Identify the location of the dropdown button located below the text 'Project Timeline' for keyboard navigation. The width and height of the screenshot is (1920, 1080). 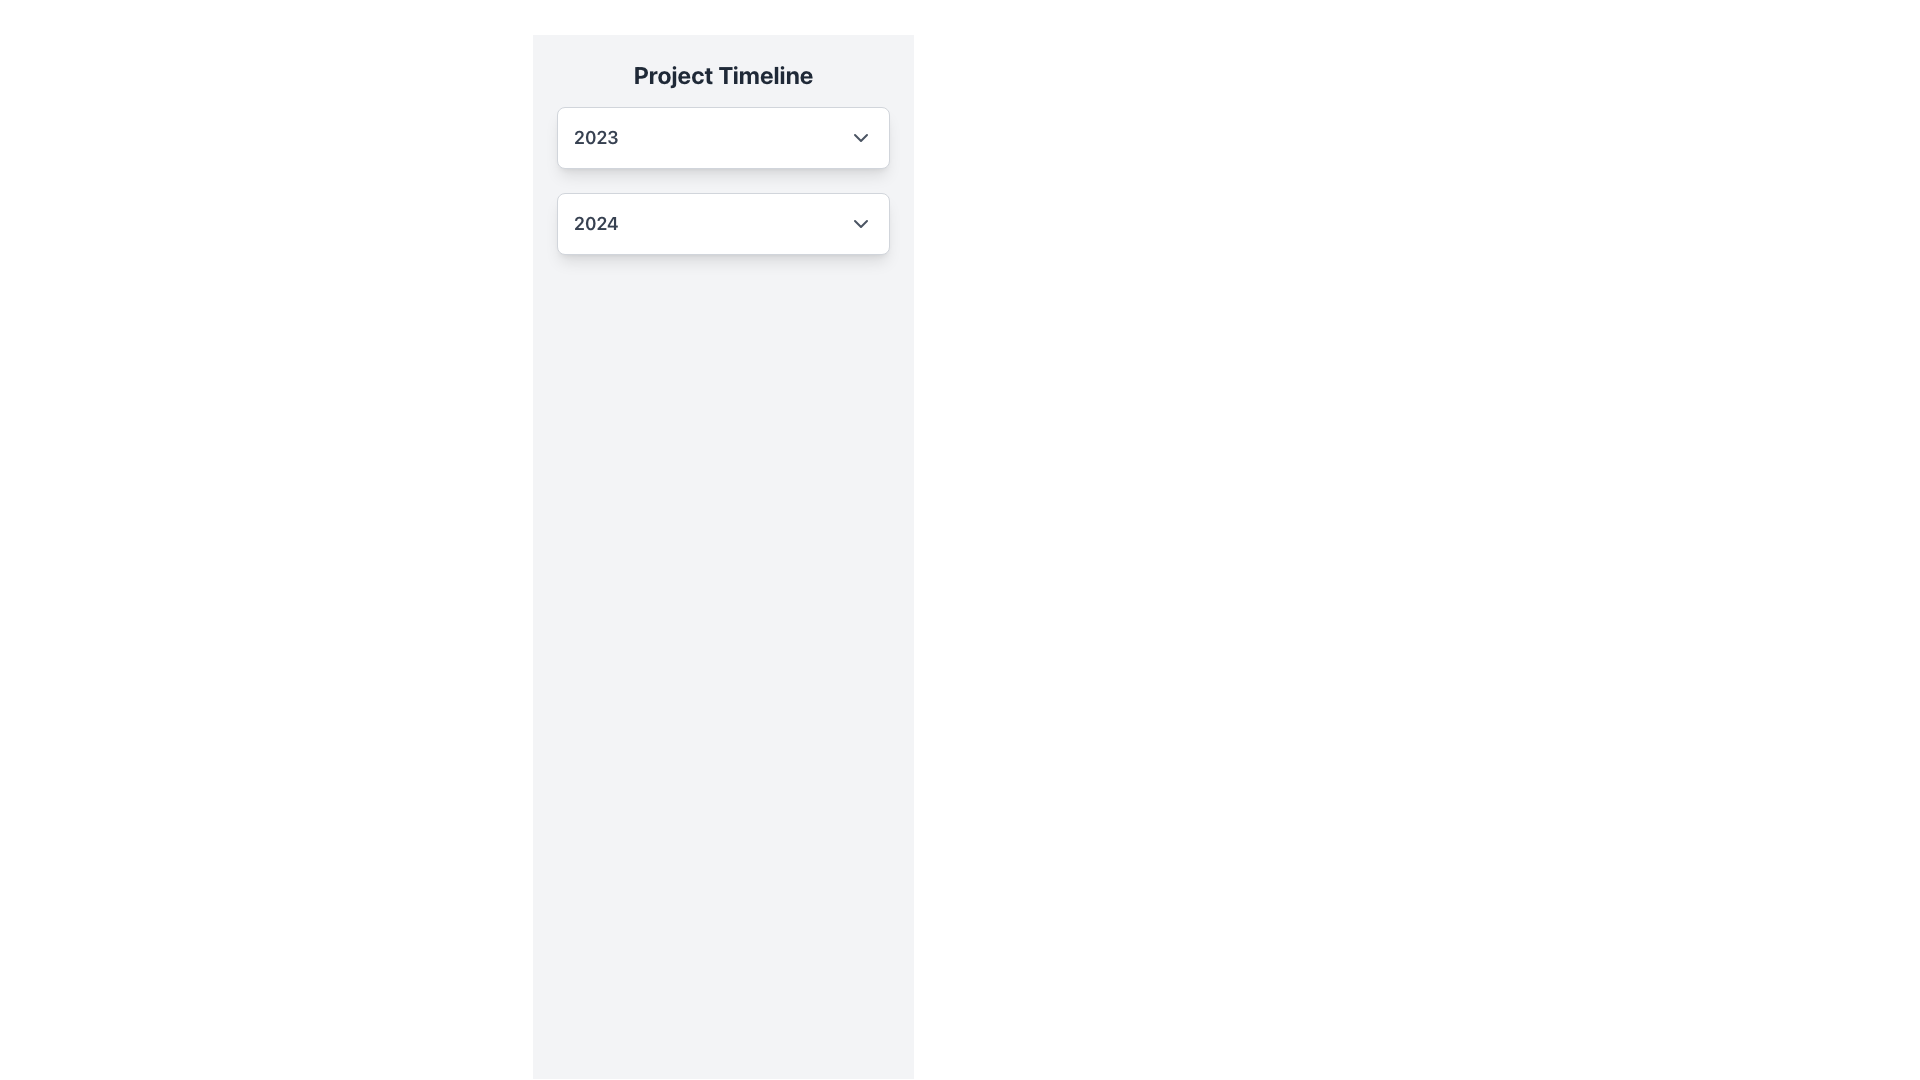
(722, 137).